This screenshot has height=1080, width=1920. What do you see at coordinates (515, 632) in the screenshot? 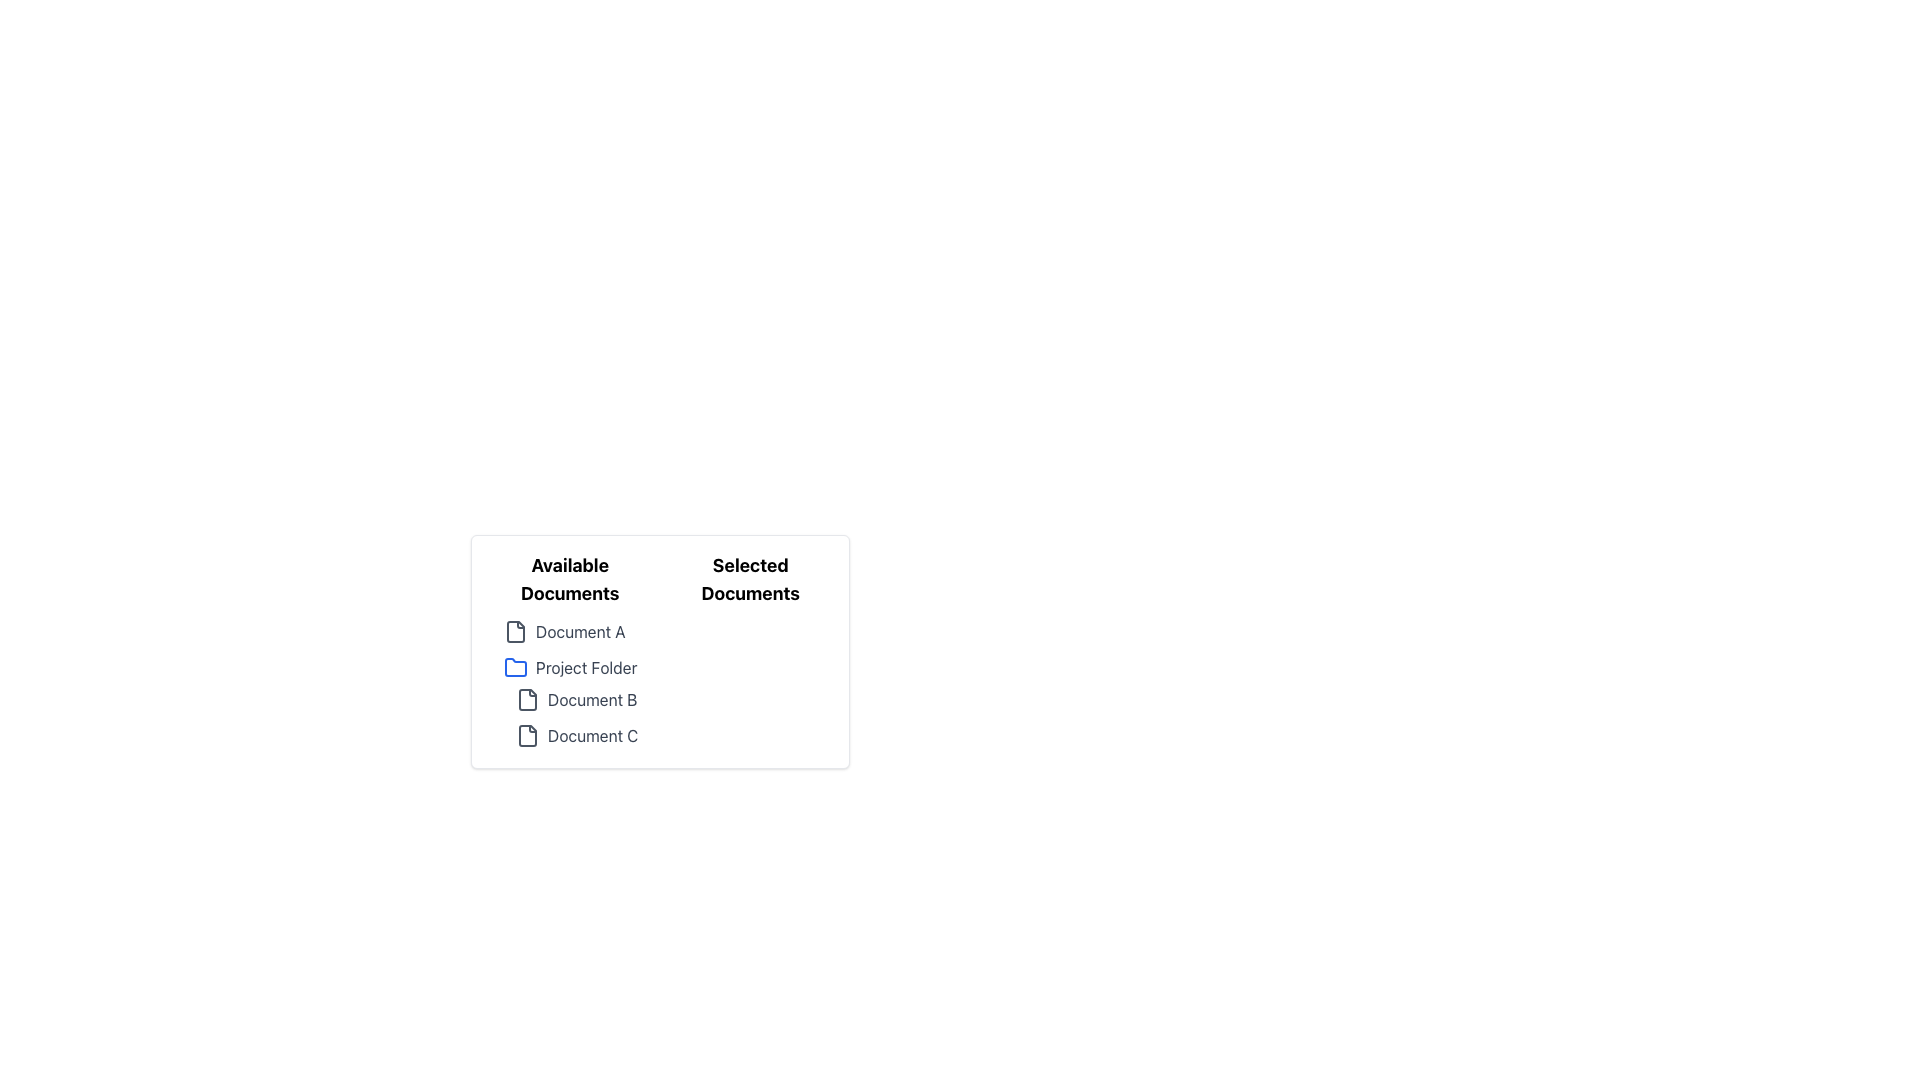
I see `the icon representing 'Document A' located on the left side of the list entry in the 'Available Documents' section` at bounding box center [515, 632].